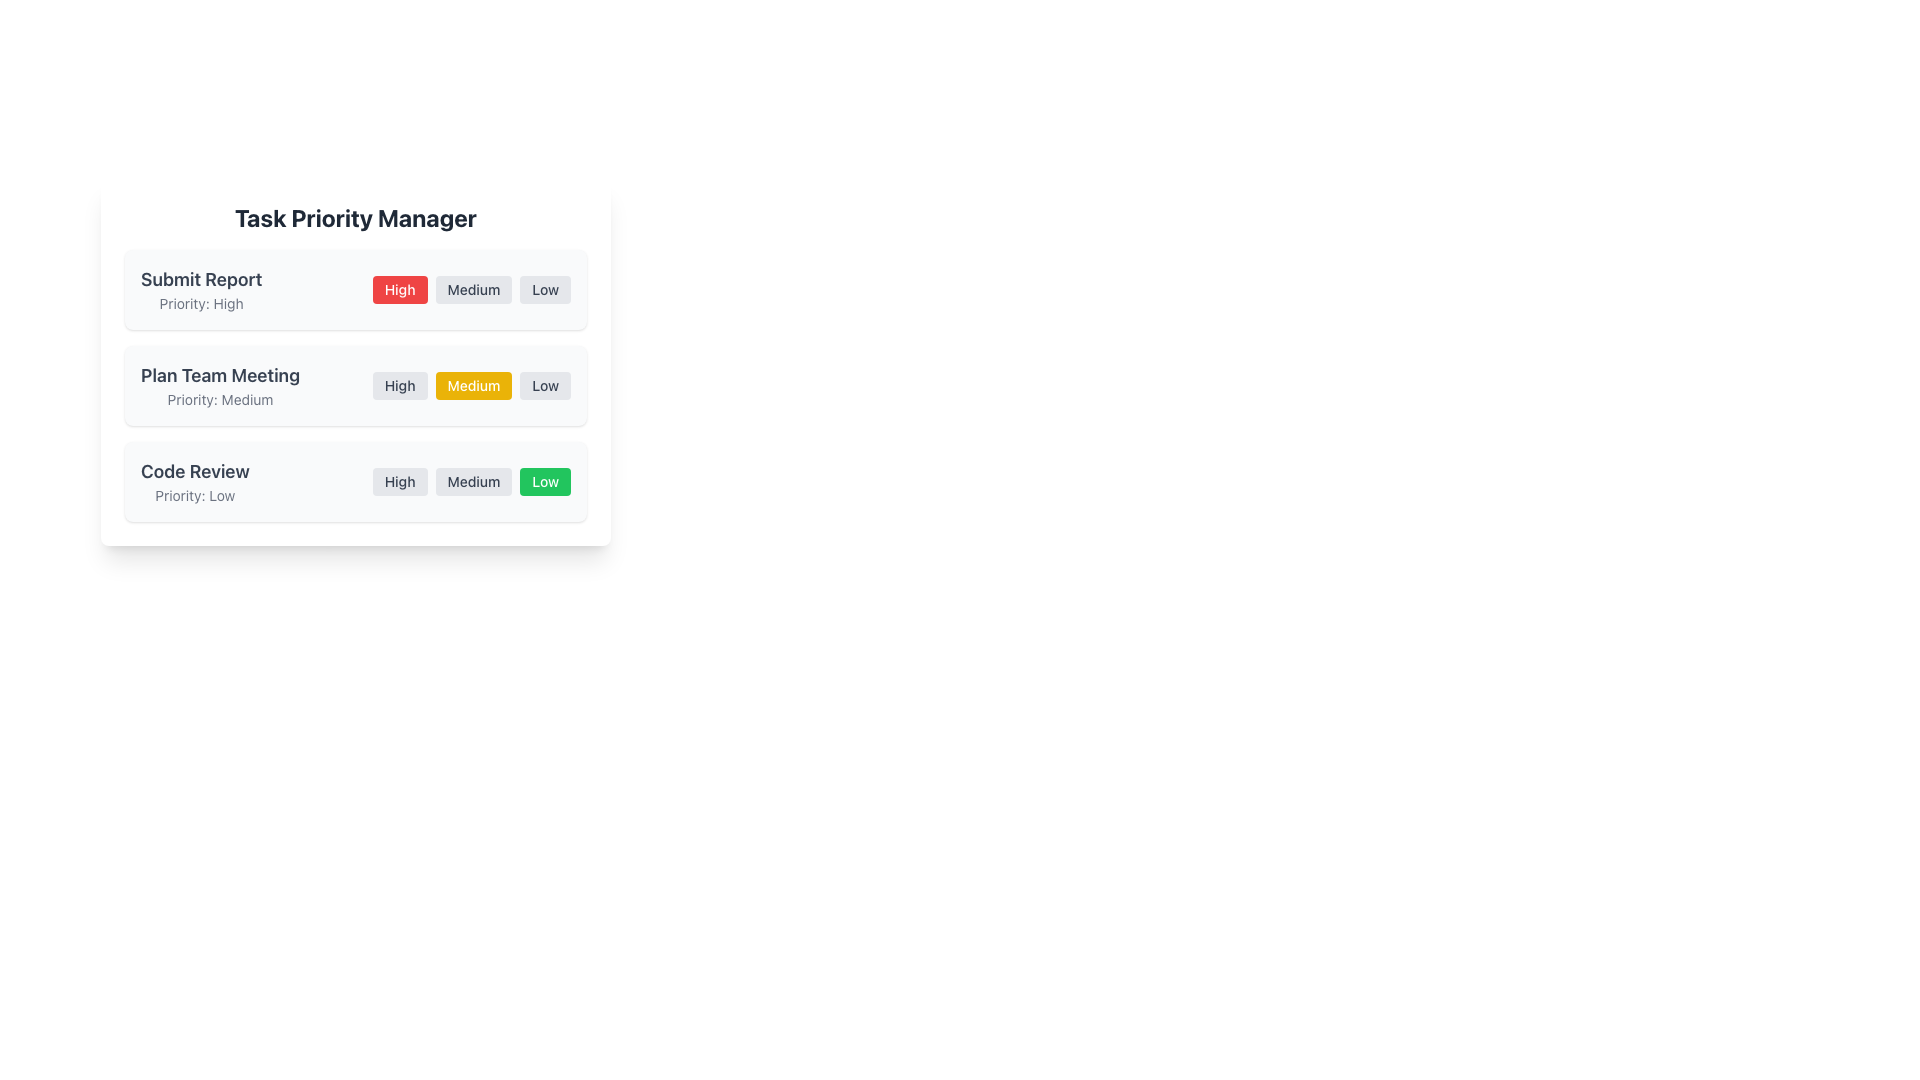 The image size is (1920, 1080). I want to click on the 'Low' button, so click(545, 482).